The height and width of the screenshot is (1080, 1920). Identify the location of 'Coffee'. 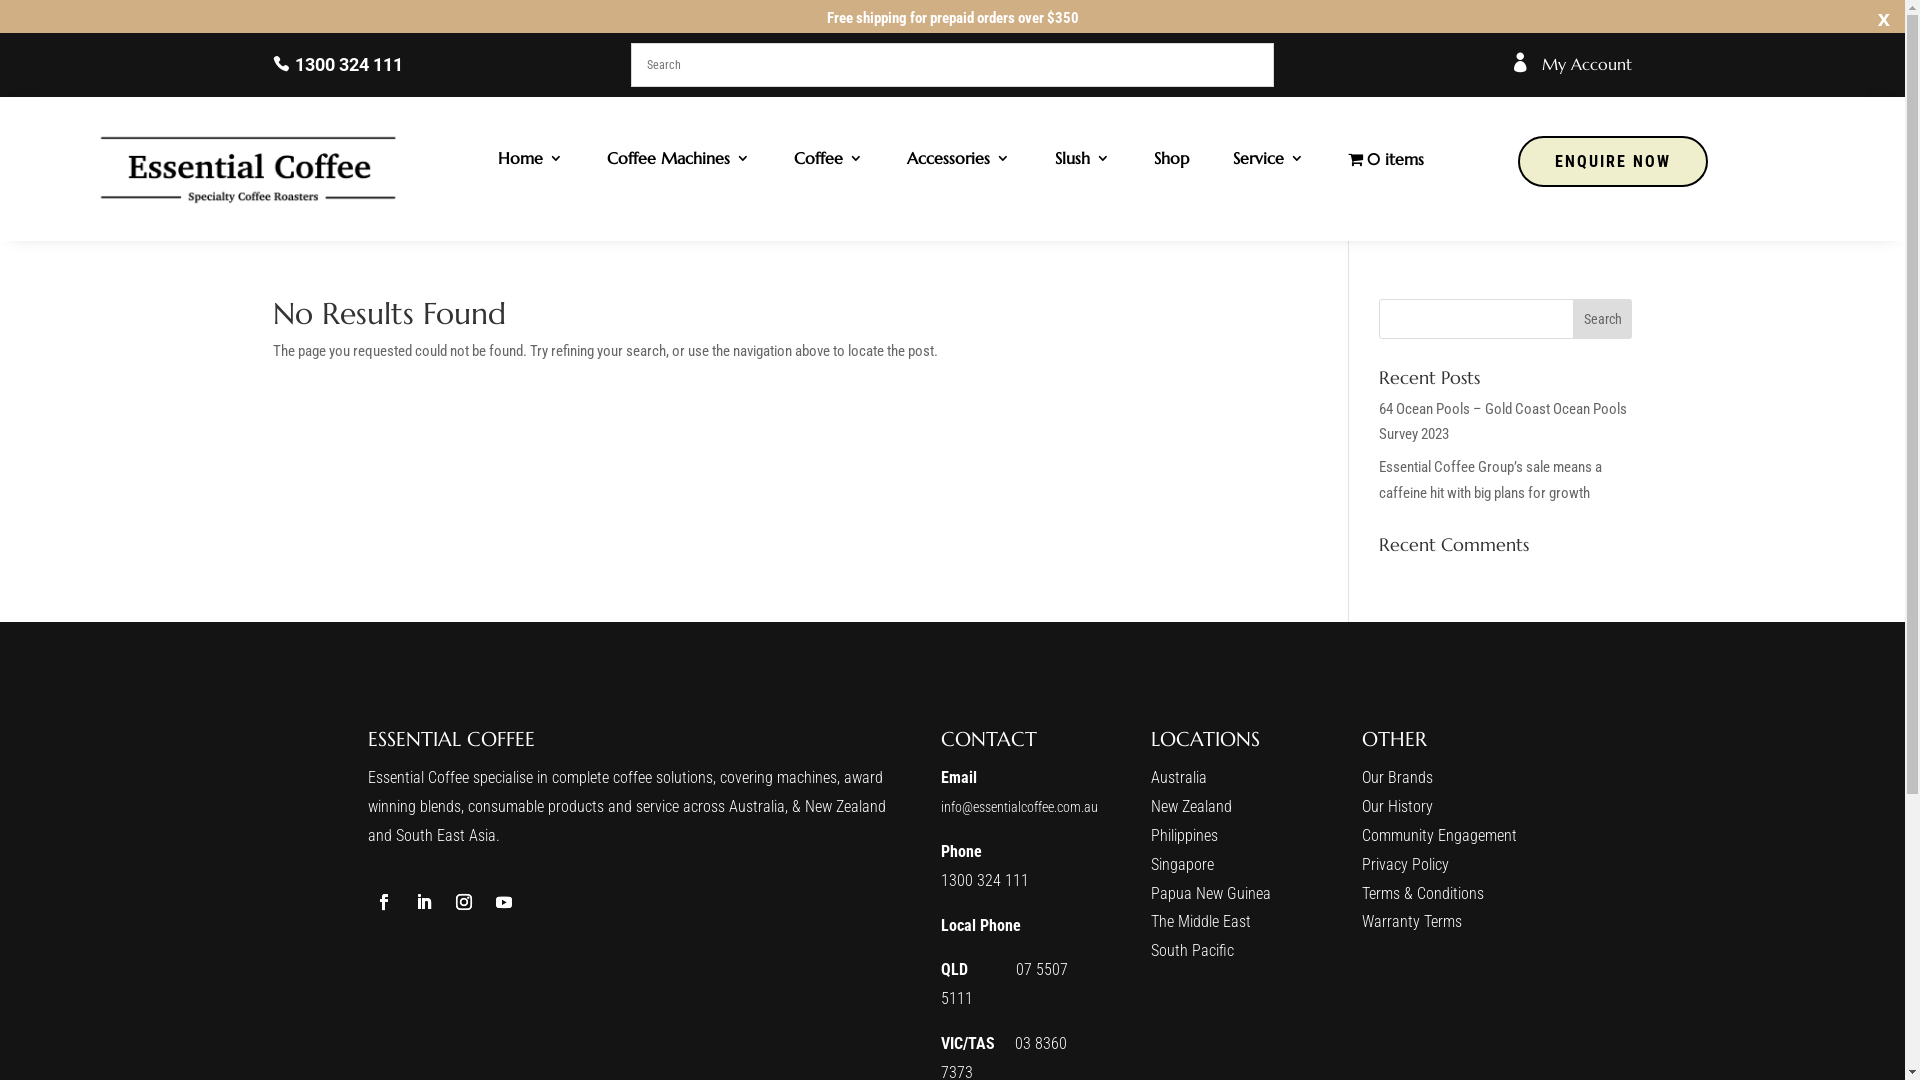
(828, 161).